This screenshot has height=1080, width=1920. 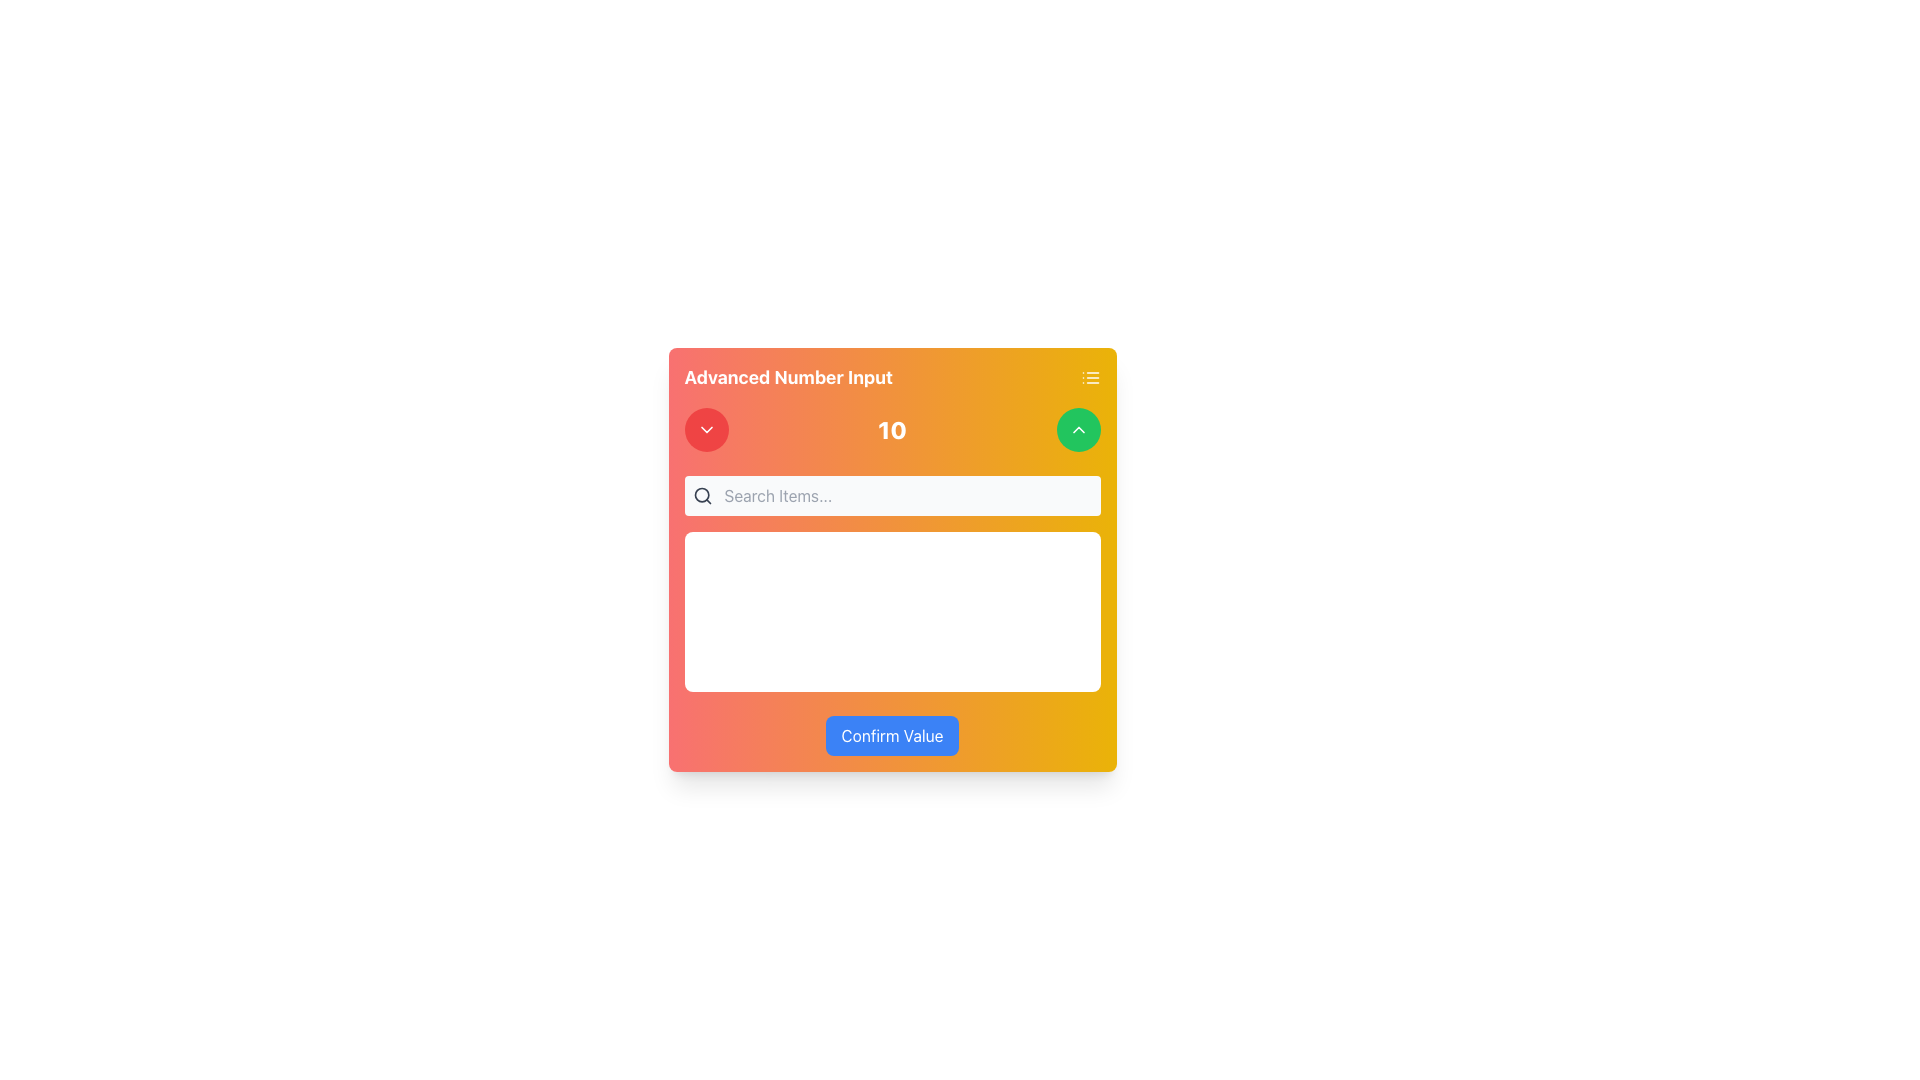 I want to click on the text component displaying the number '10', which is bold and large with a red to yellow-orange background, so click(x=891, y=428).